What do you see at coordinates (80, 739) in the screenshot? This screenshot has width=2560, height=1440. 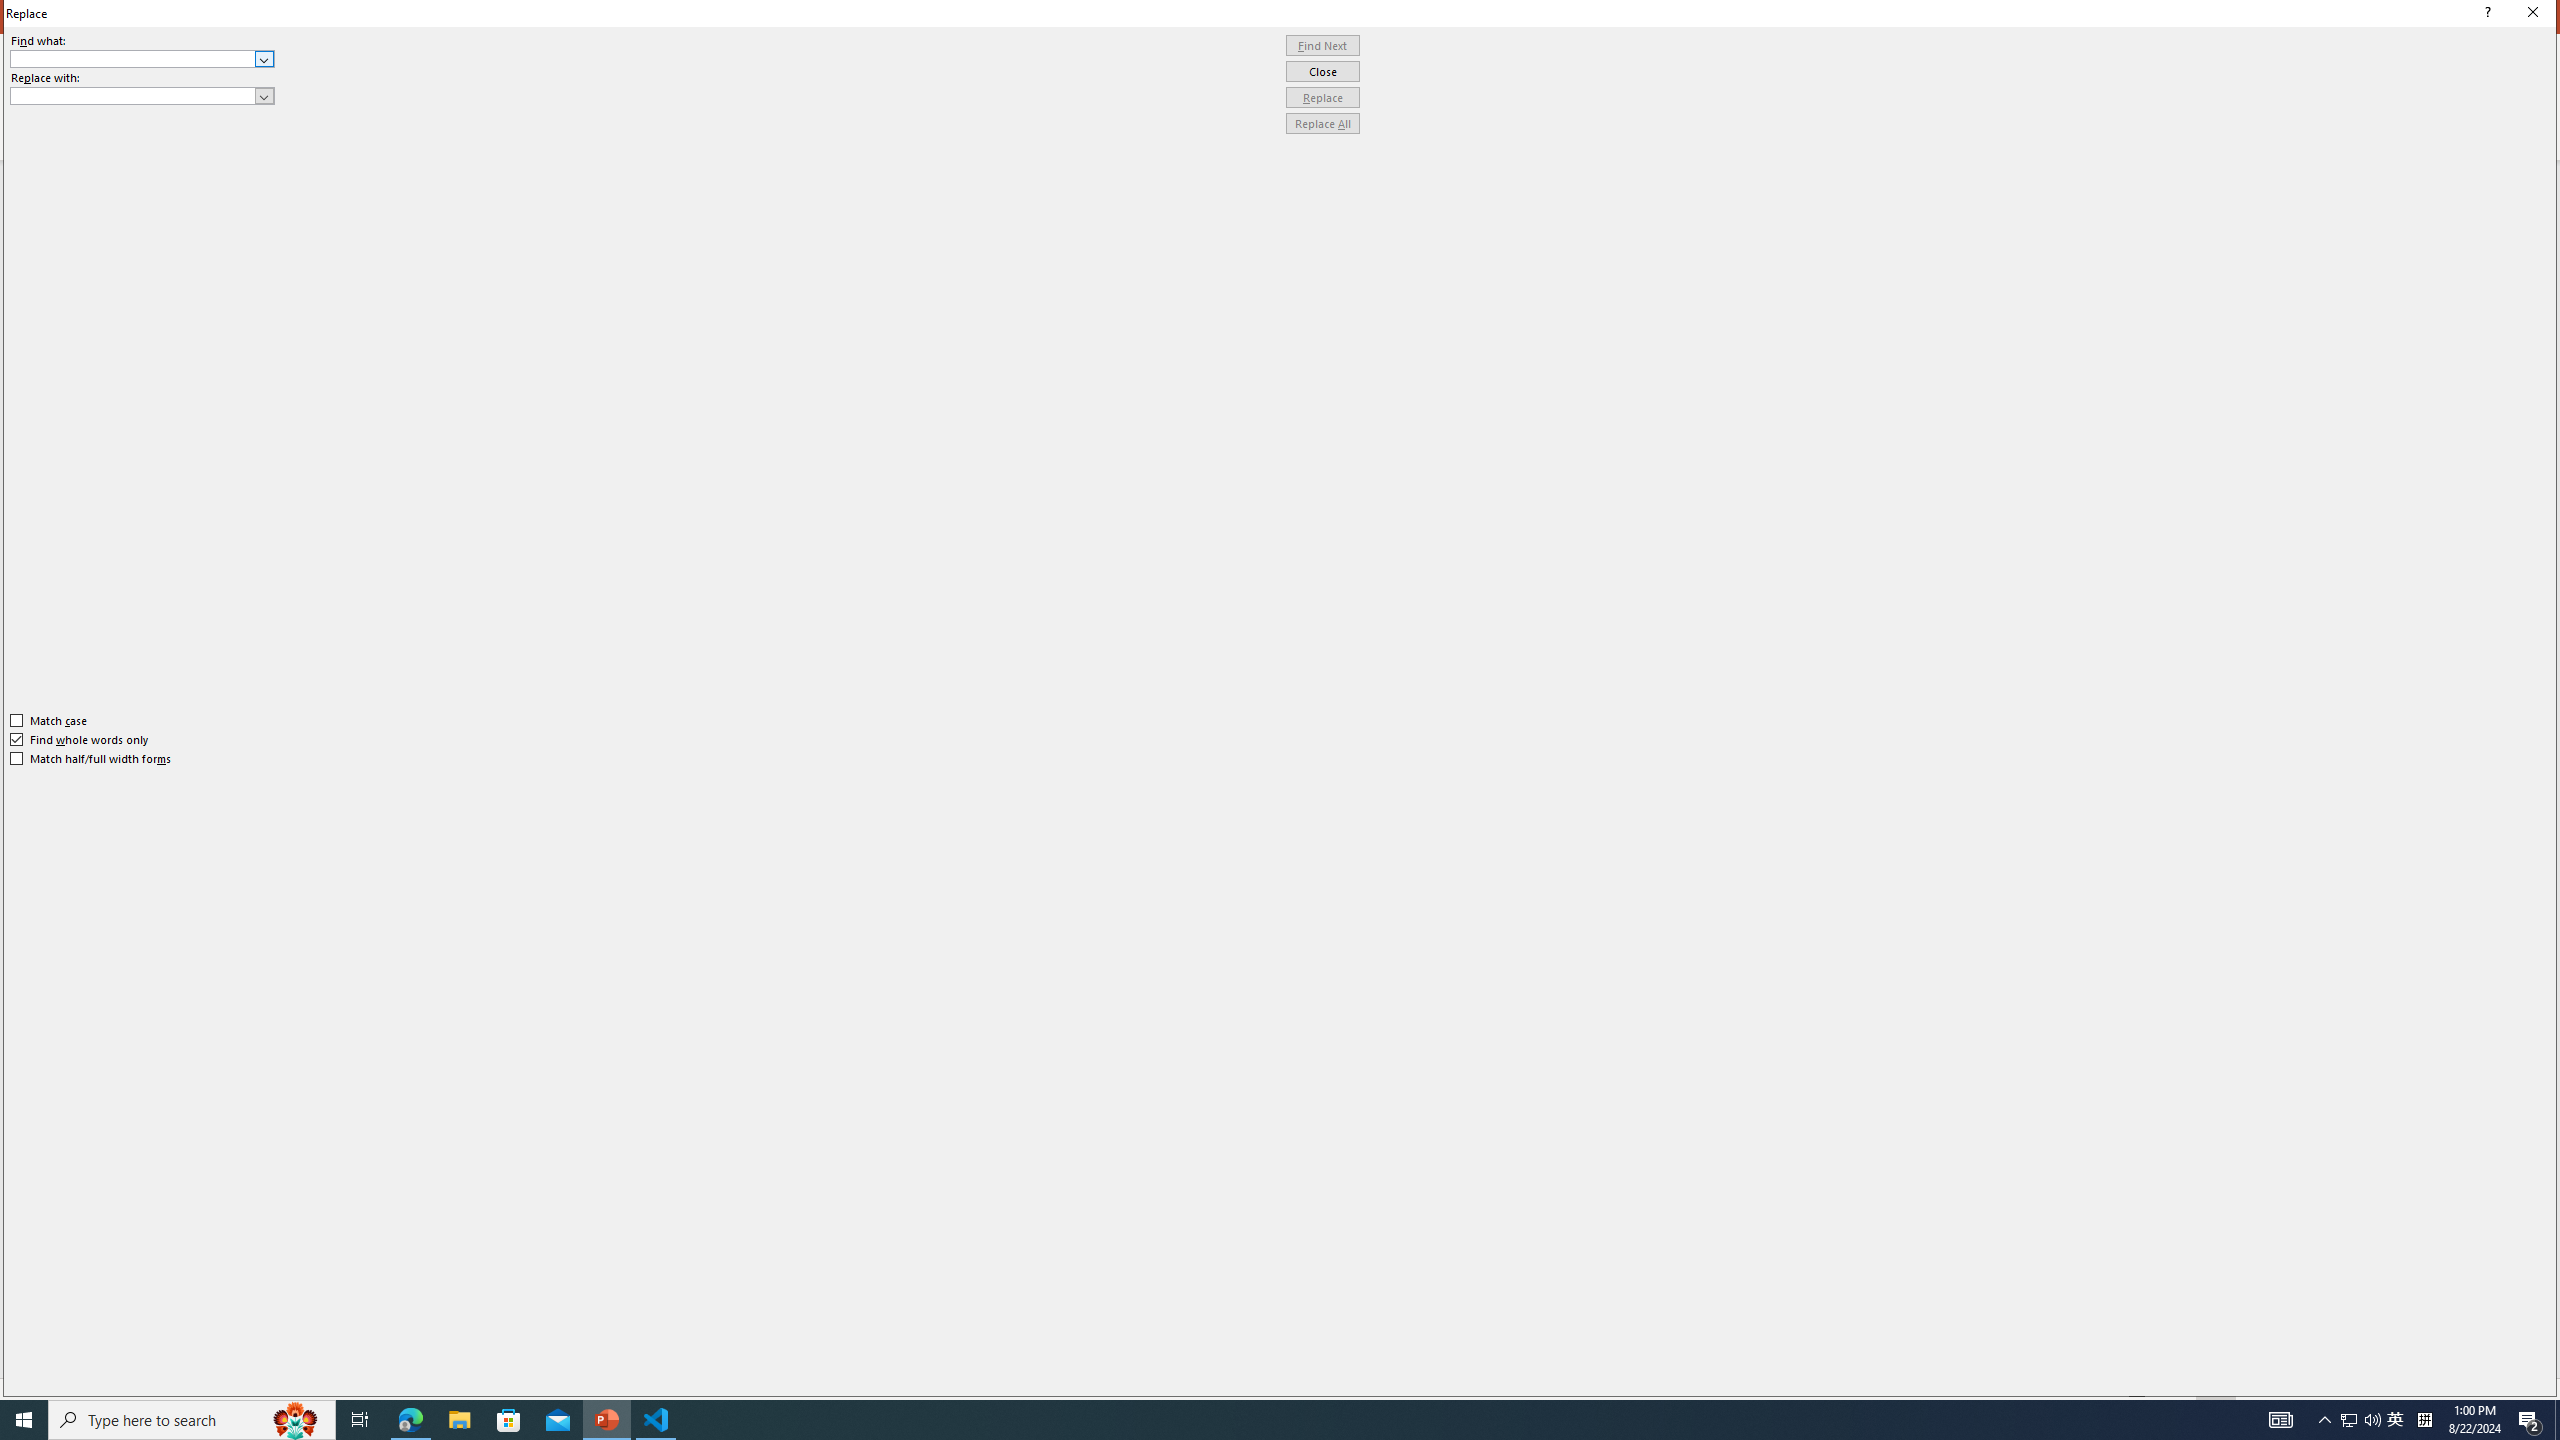 I see `'Find whole words only'` at bounding box center [80, 739].